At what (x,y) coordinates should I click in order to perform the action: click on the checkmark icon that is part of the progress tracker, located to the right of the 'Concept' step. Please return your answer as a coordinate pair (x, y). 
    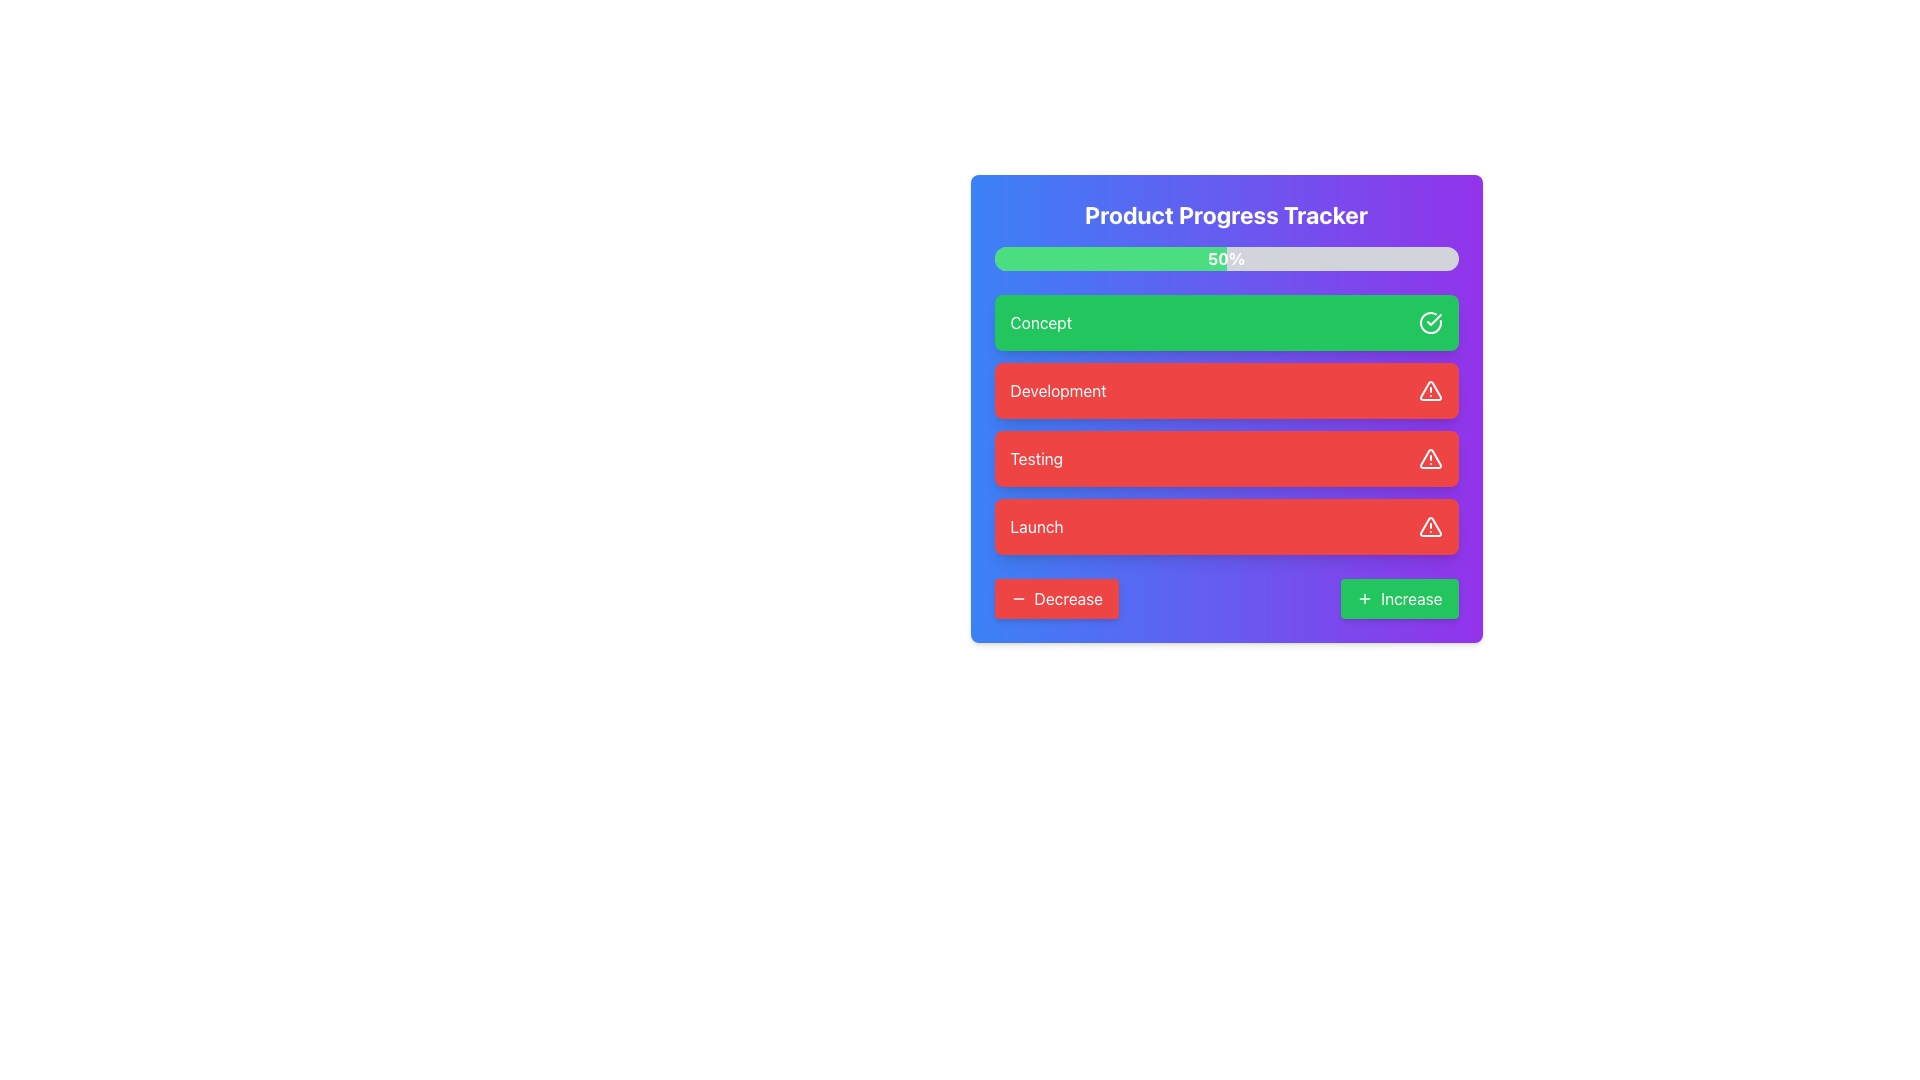
    Looking at the image, I should click on (1433, 319).